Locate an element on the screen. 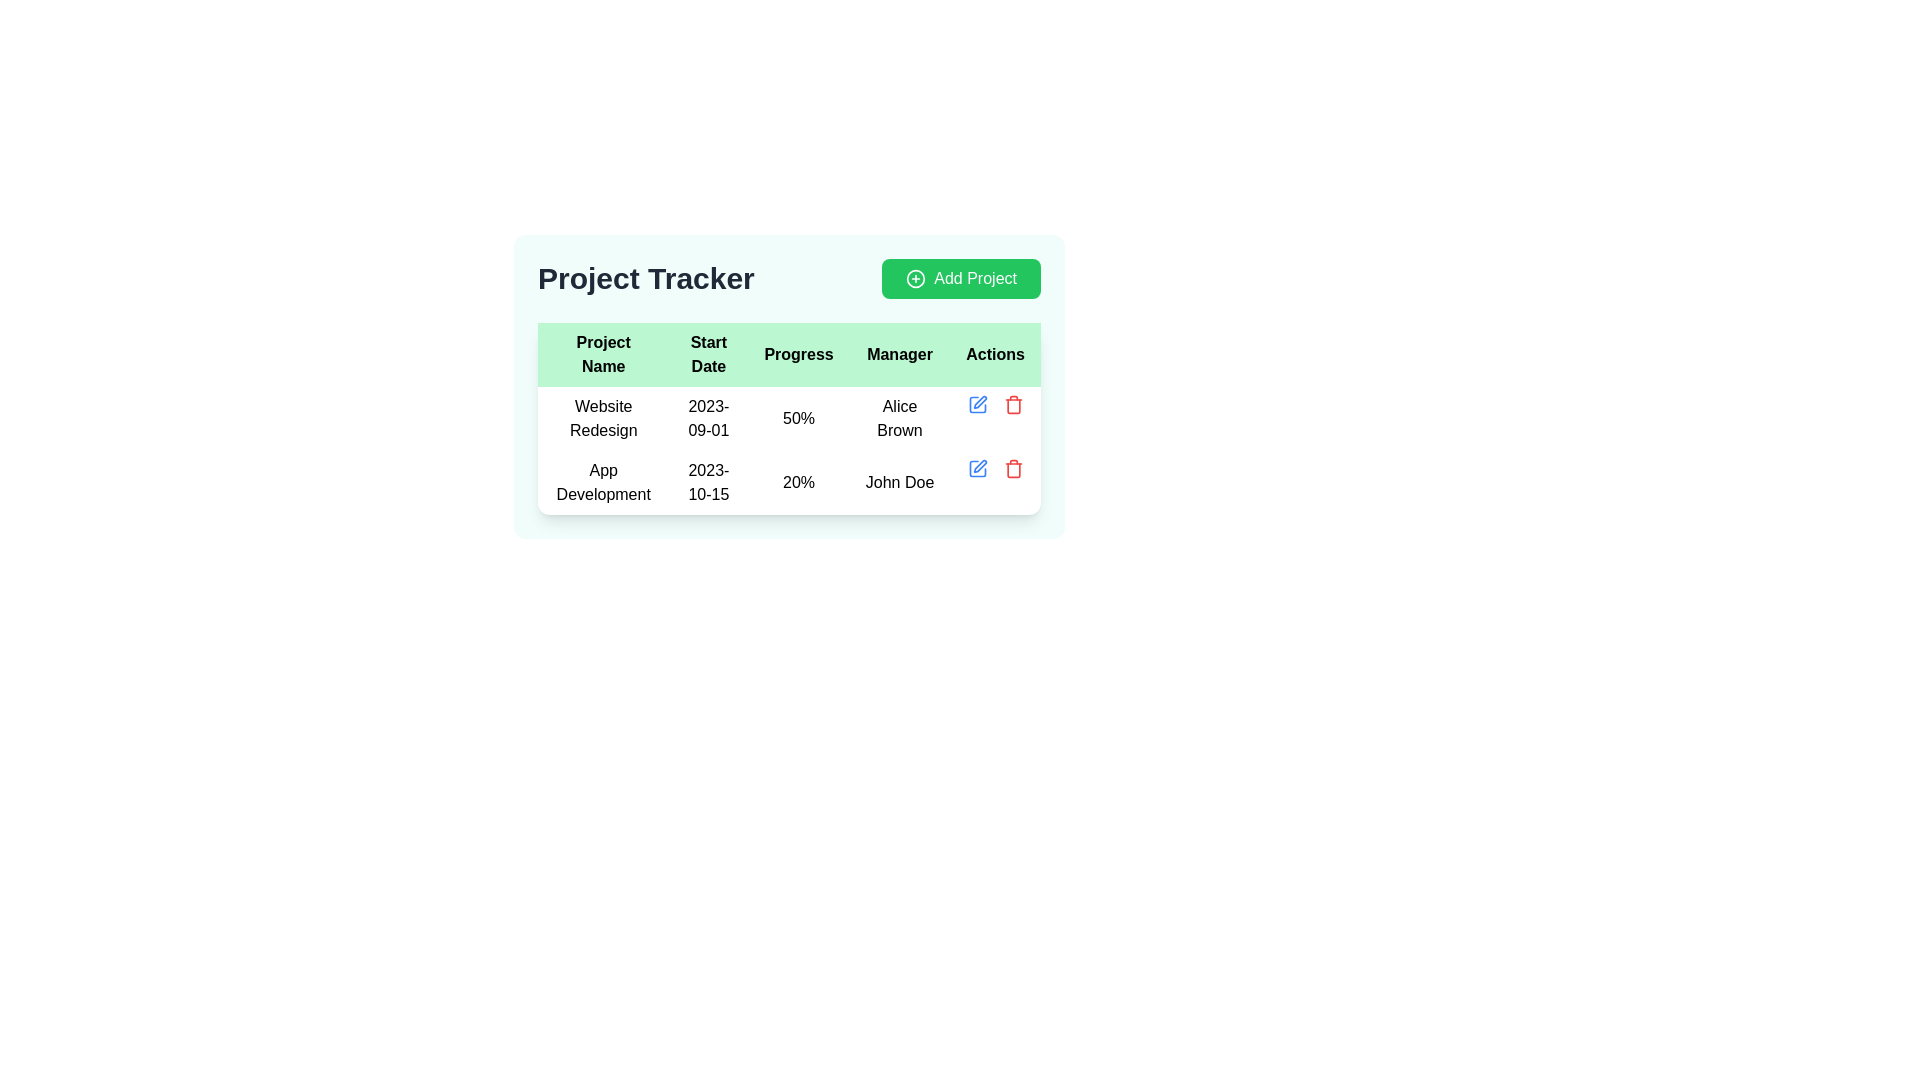 This screenshot has width=1920, height=1080. text label displaying '2023-09-01' located in the second column of the first row in the table adjacent to 'Website Redesign' and '50% is located at coordinates (708, 418).